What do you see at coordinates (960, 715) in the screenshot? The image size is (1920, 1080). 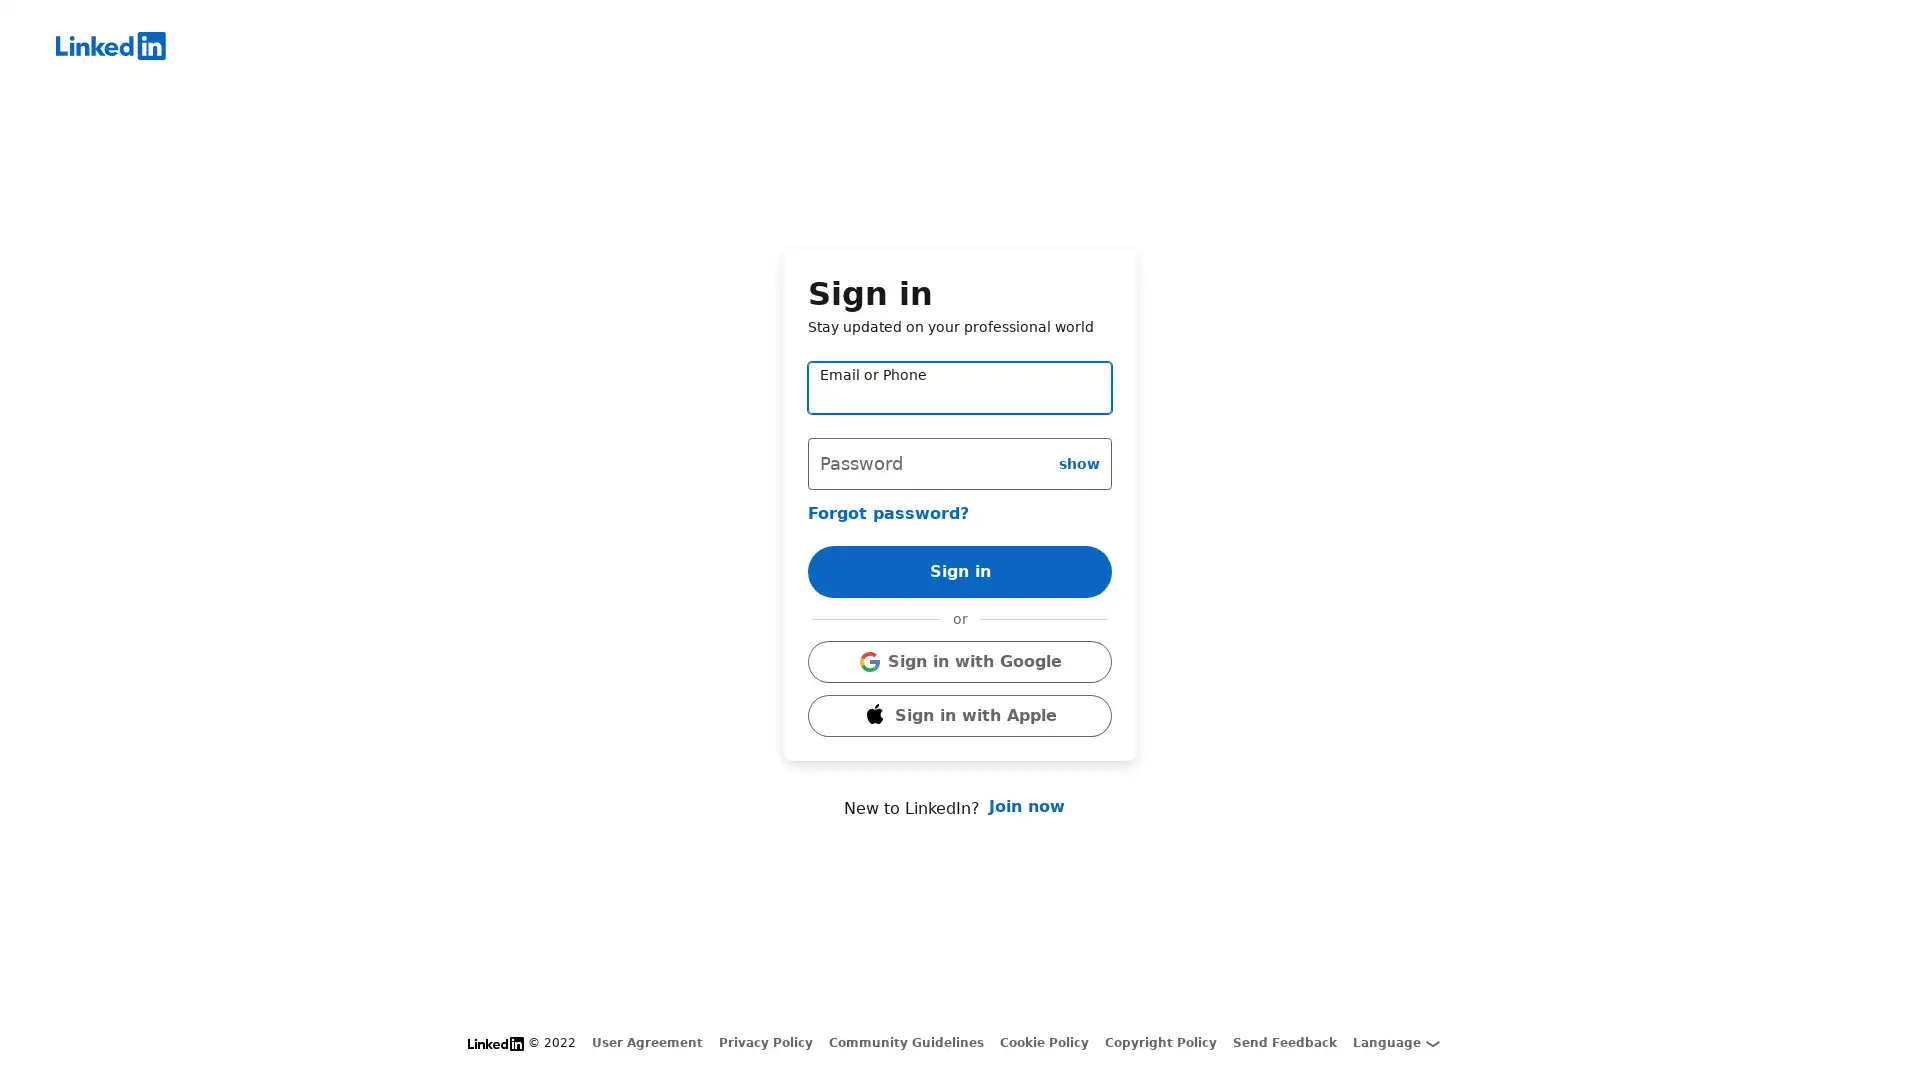 I see `Sign in with Apple` at bounding box center [960, 715].